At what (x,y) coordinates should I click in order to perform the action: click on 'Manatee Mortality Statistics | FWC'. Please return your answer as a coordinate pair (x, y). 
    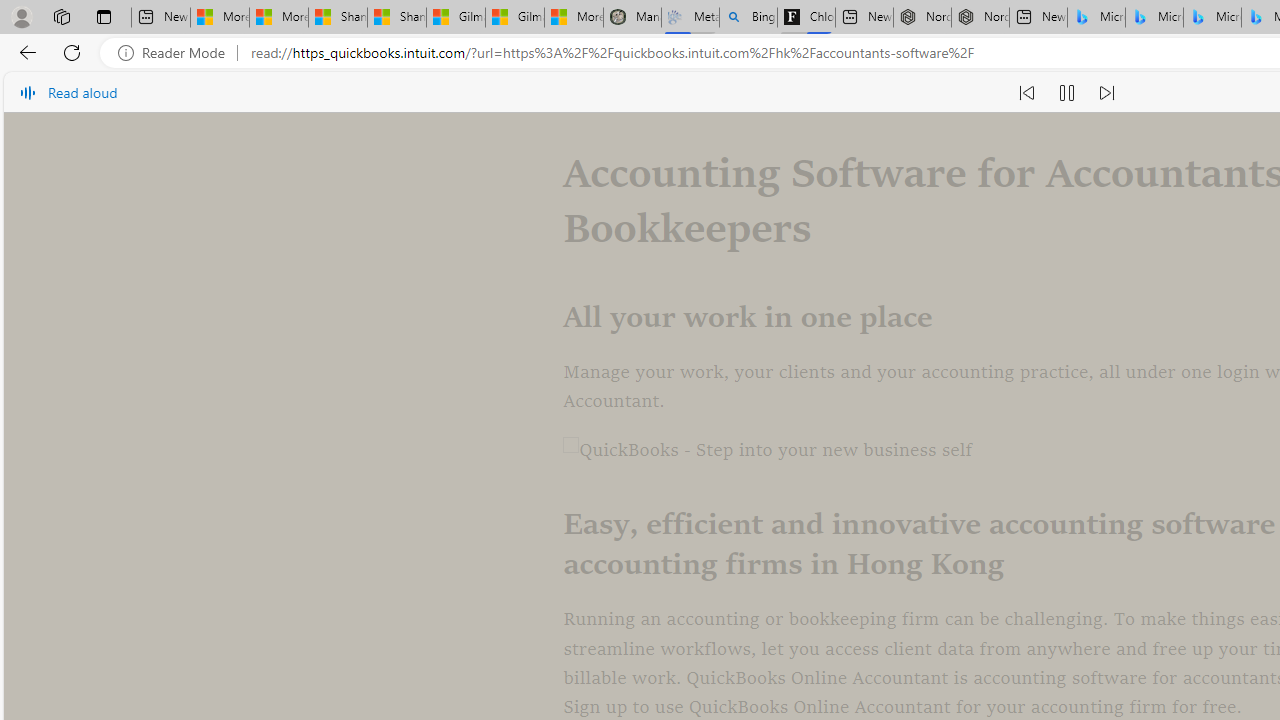
    Looking at the image, I should click on (631, 17).